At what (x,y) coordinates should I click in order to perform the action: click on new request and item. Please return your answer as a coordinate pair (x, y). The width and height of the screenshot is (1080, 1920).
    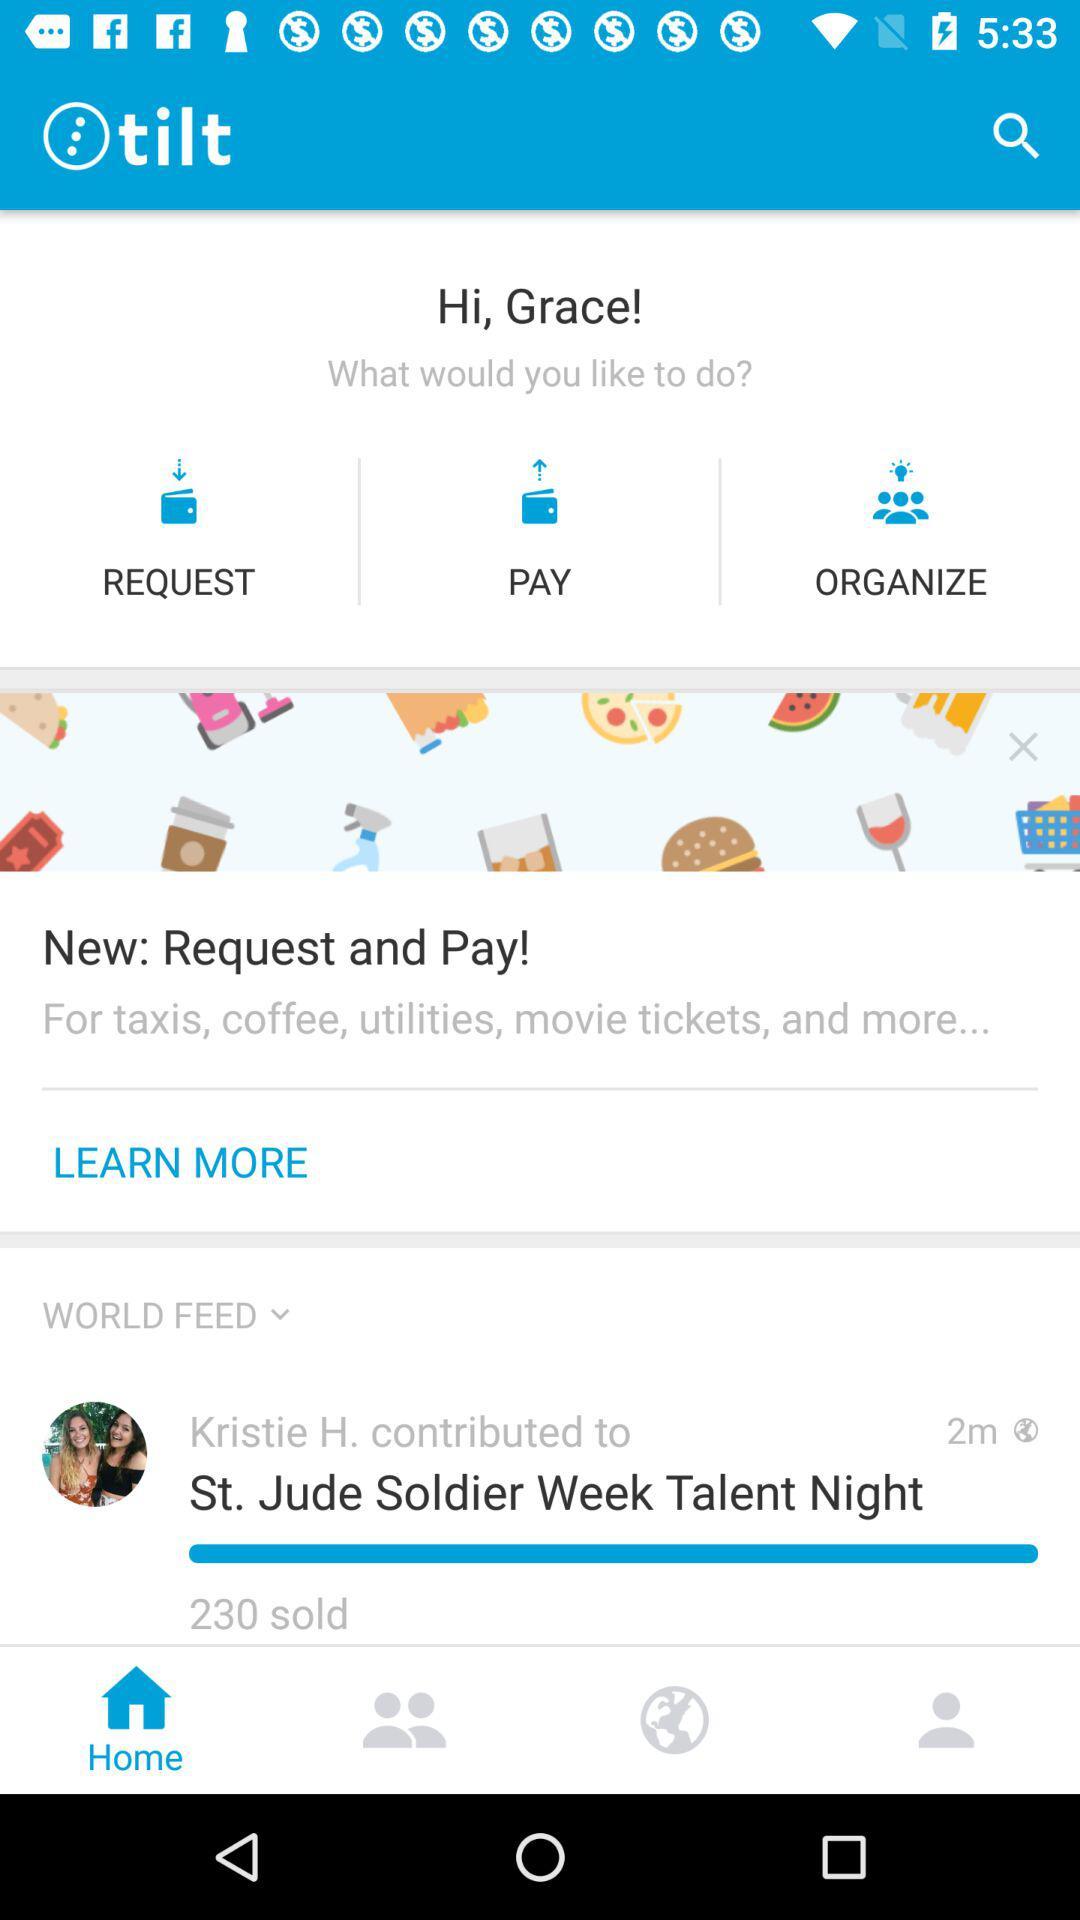
    Looking at the image, I should click on (540, 944).